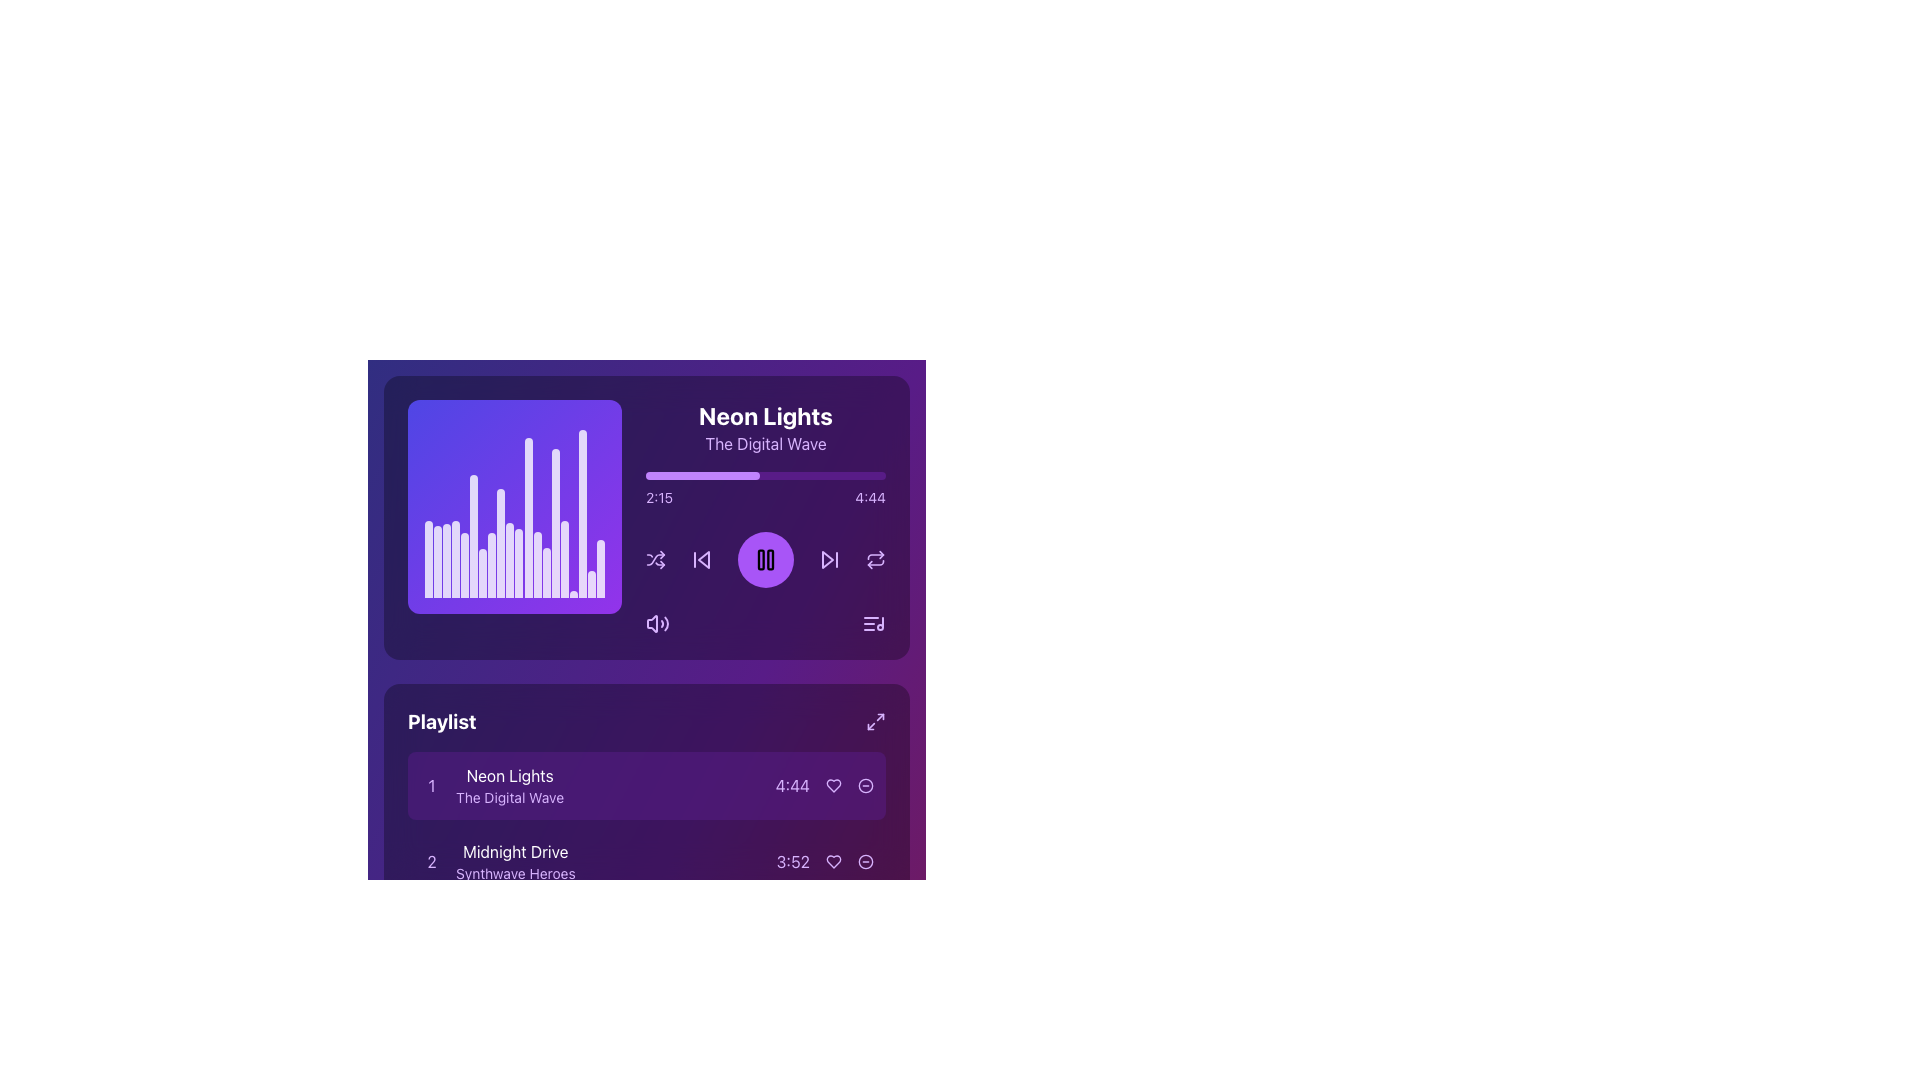  Describe the element at coordinates (791, 785) in the screenshot. I see `the text label that displays the duration of the song in the playlist, located to the far right of the song title and artist information` at that location.